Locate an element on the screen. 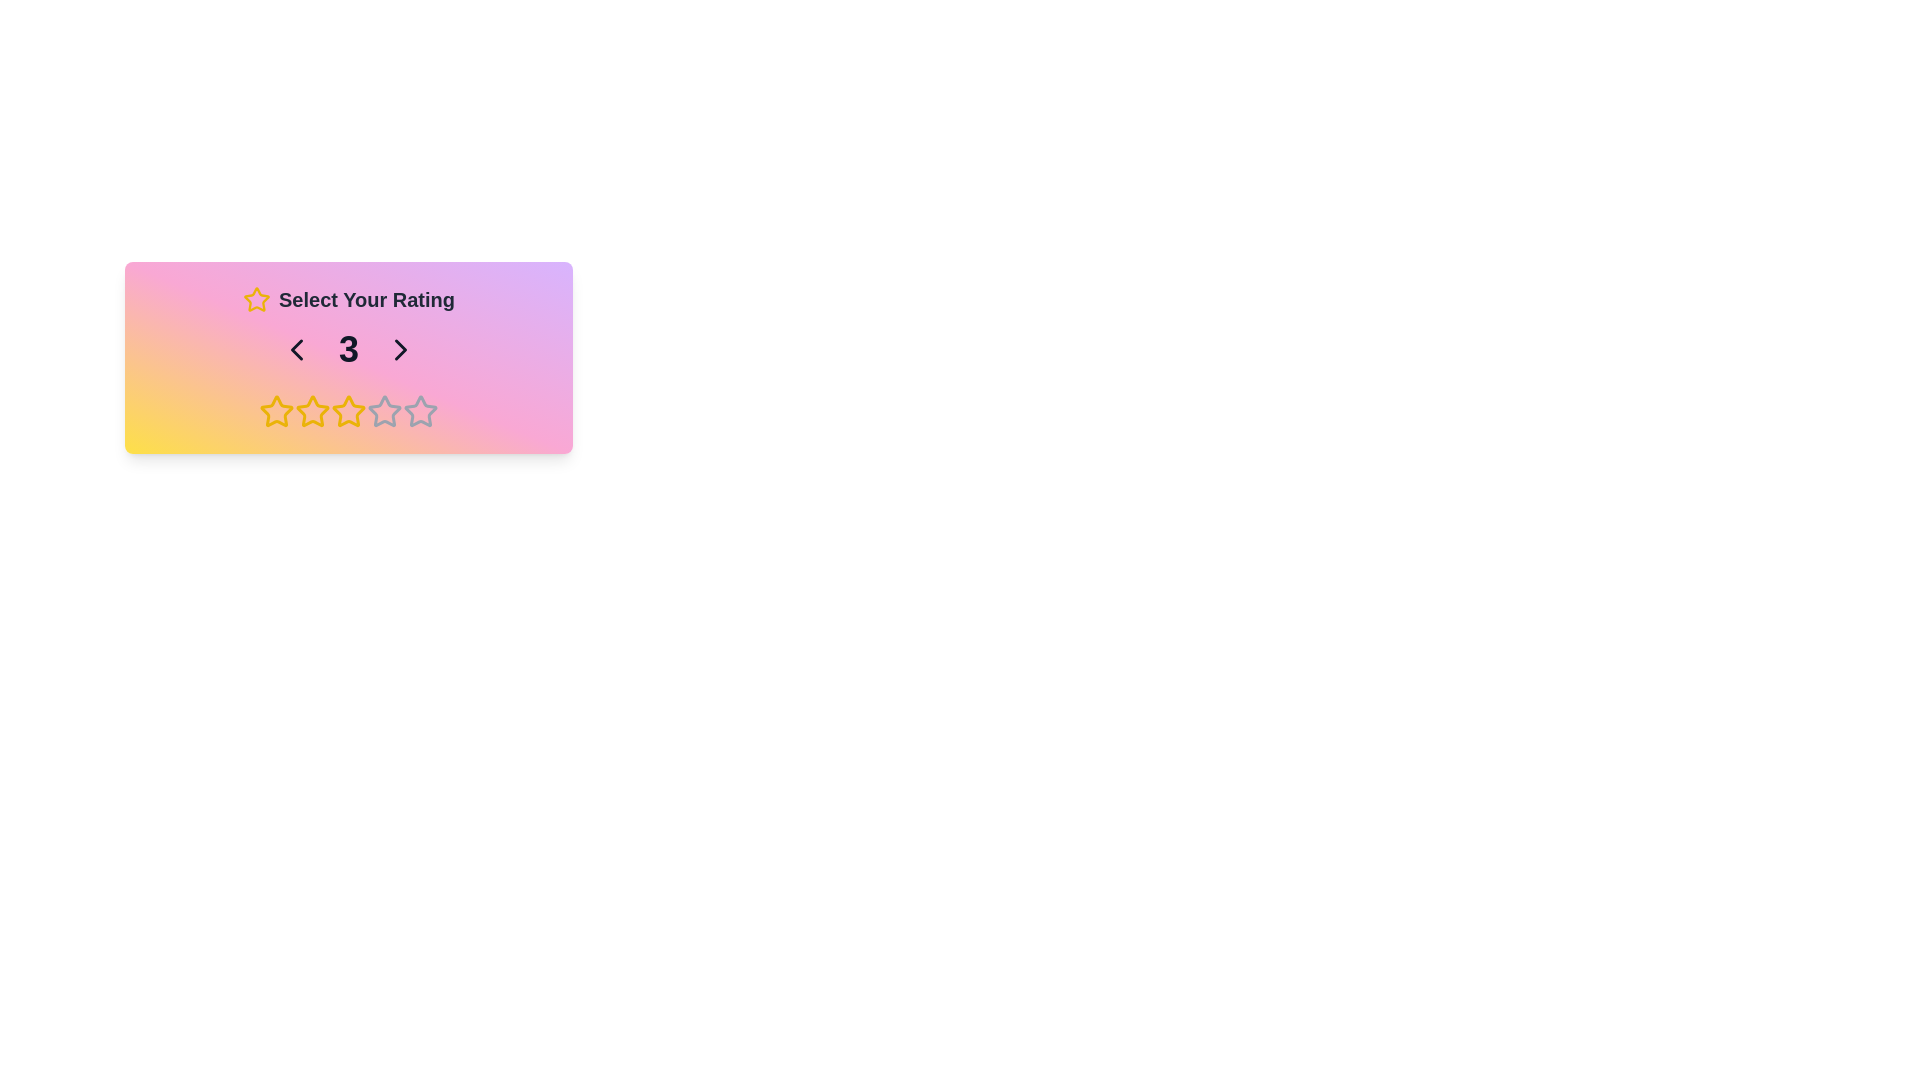  the third star in the rating icon is located at coordinates (311, 410).